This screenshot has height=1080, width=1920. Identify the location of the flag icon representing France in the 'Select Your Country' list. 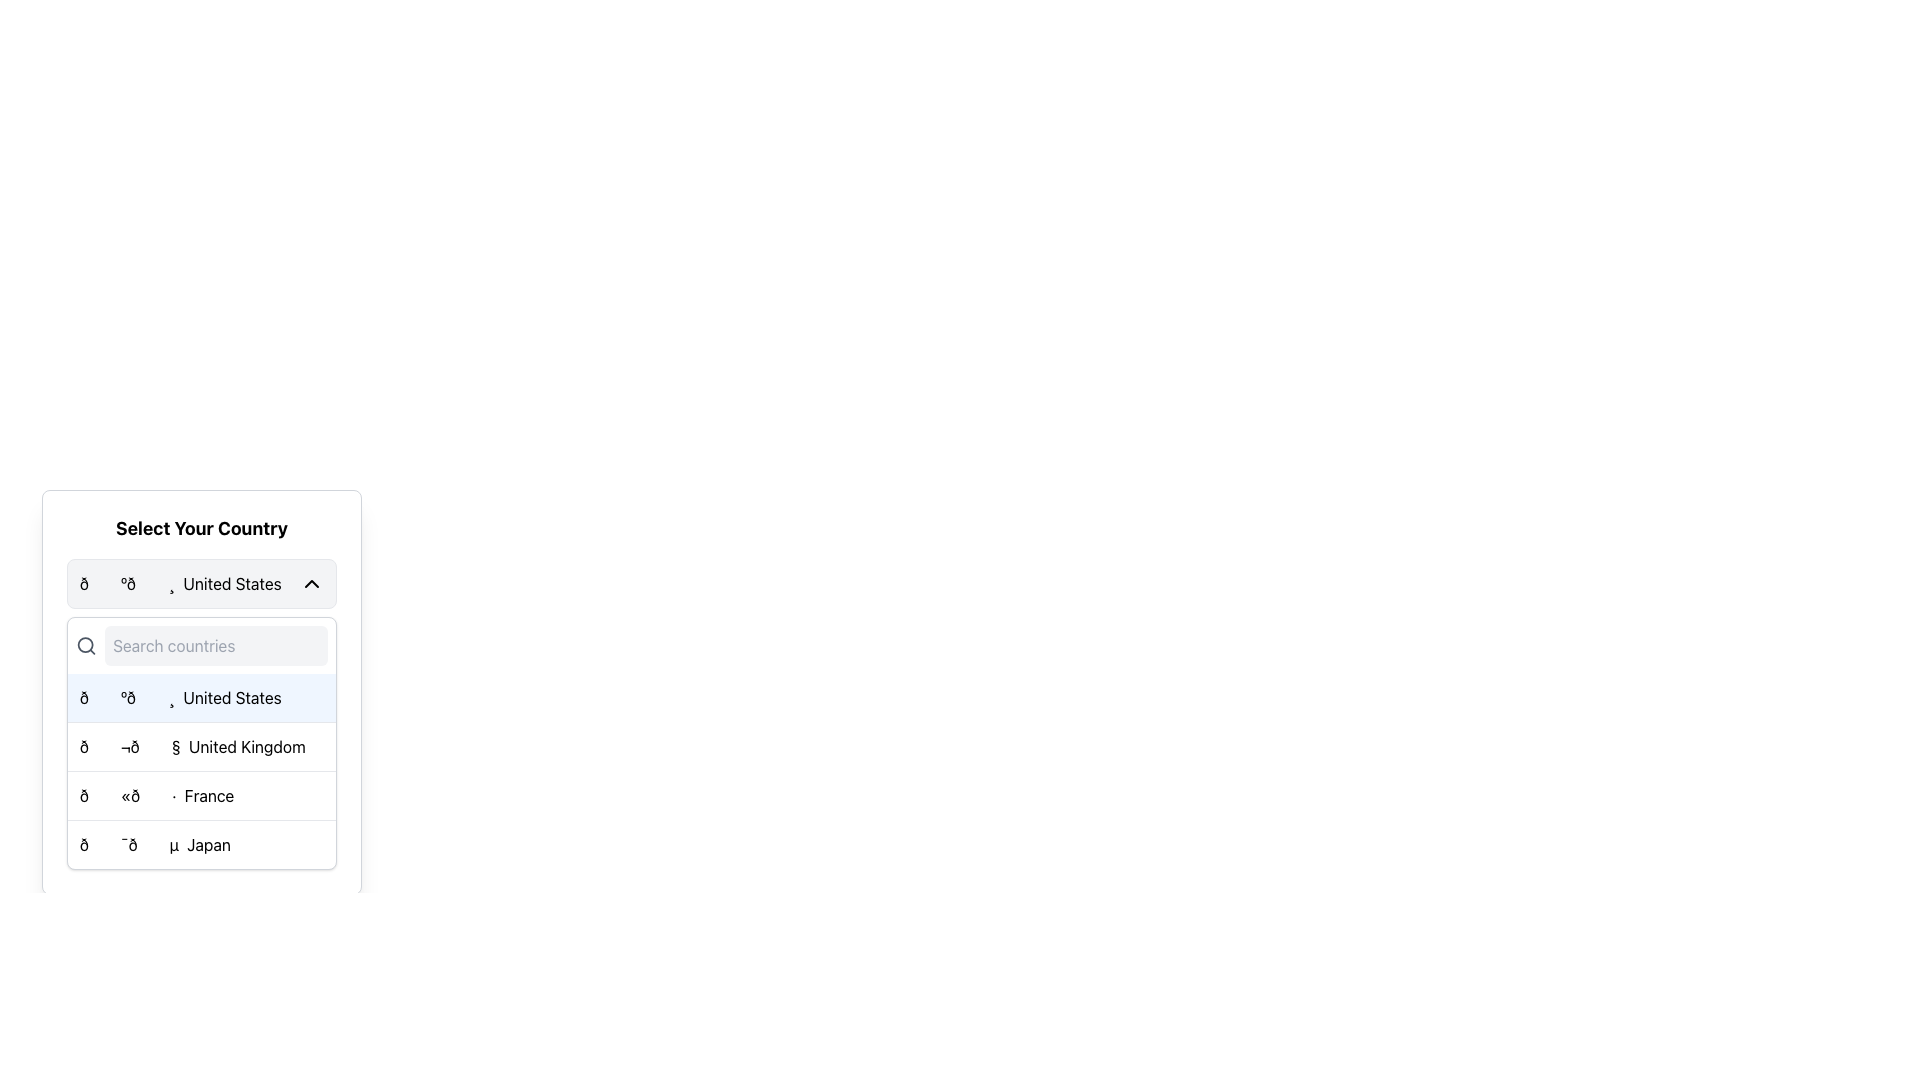
(127, 794).